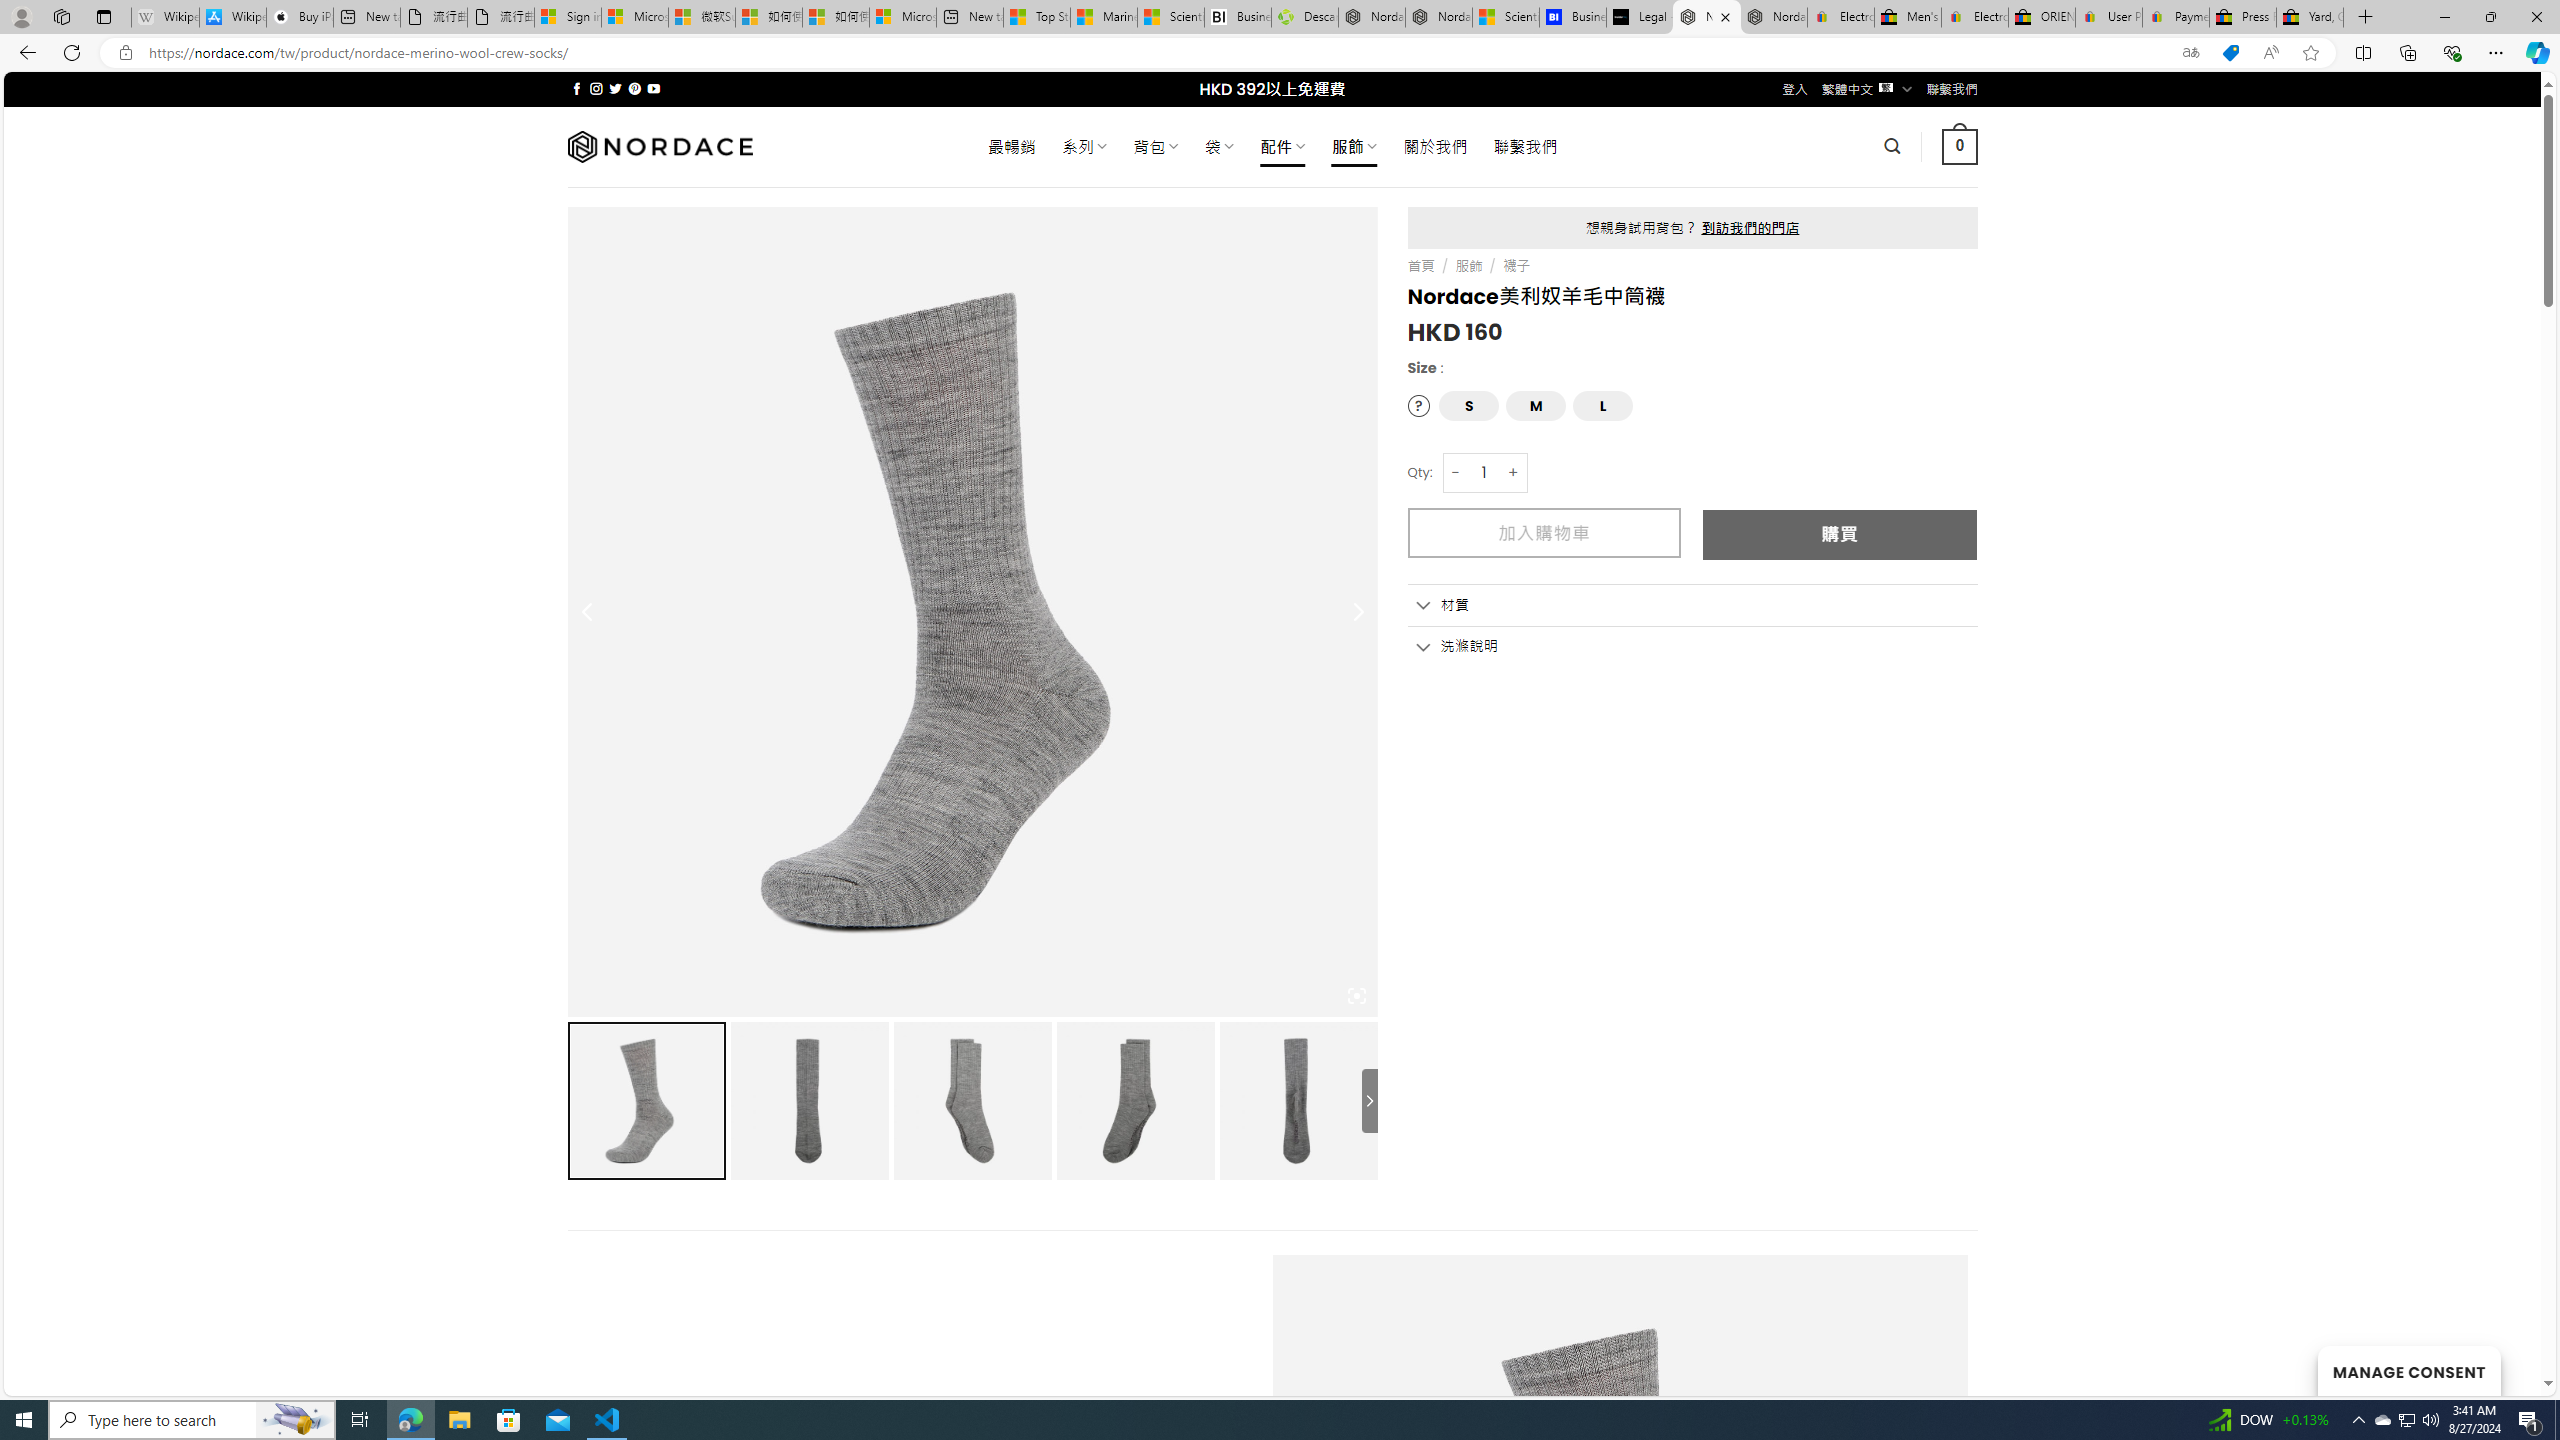  I want to click on 'Marine life - MSN', so click(1104, 16).